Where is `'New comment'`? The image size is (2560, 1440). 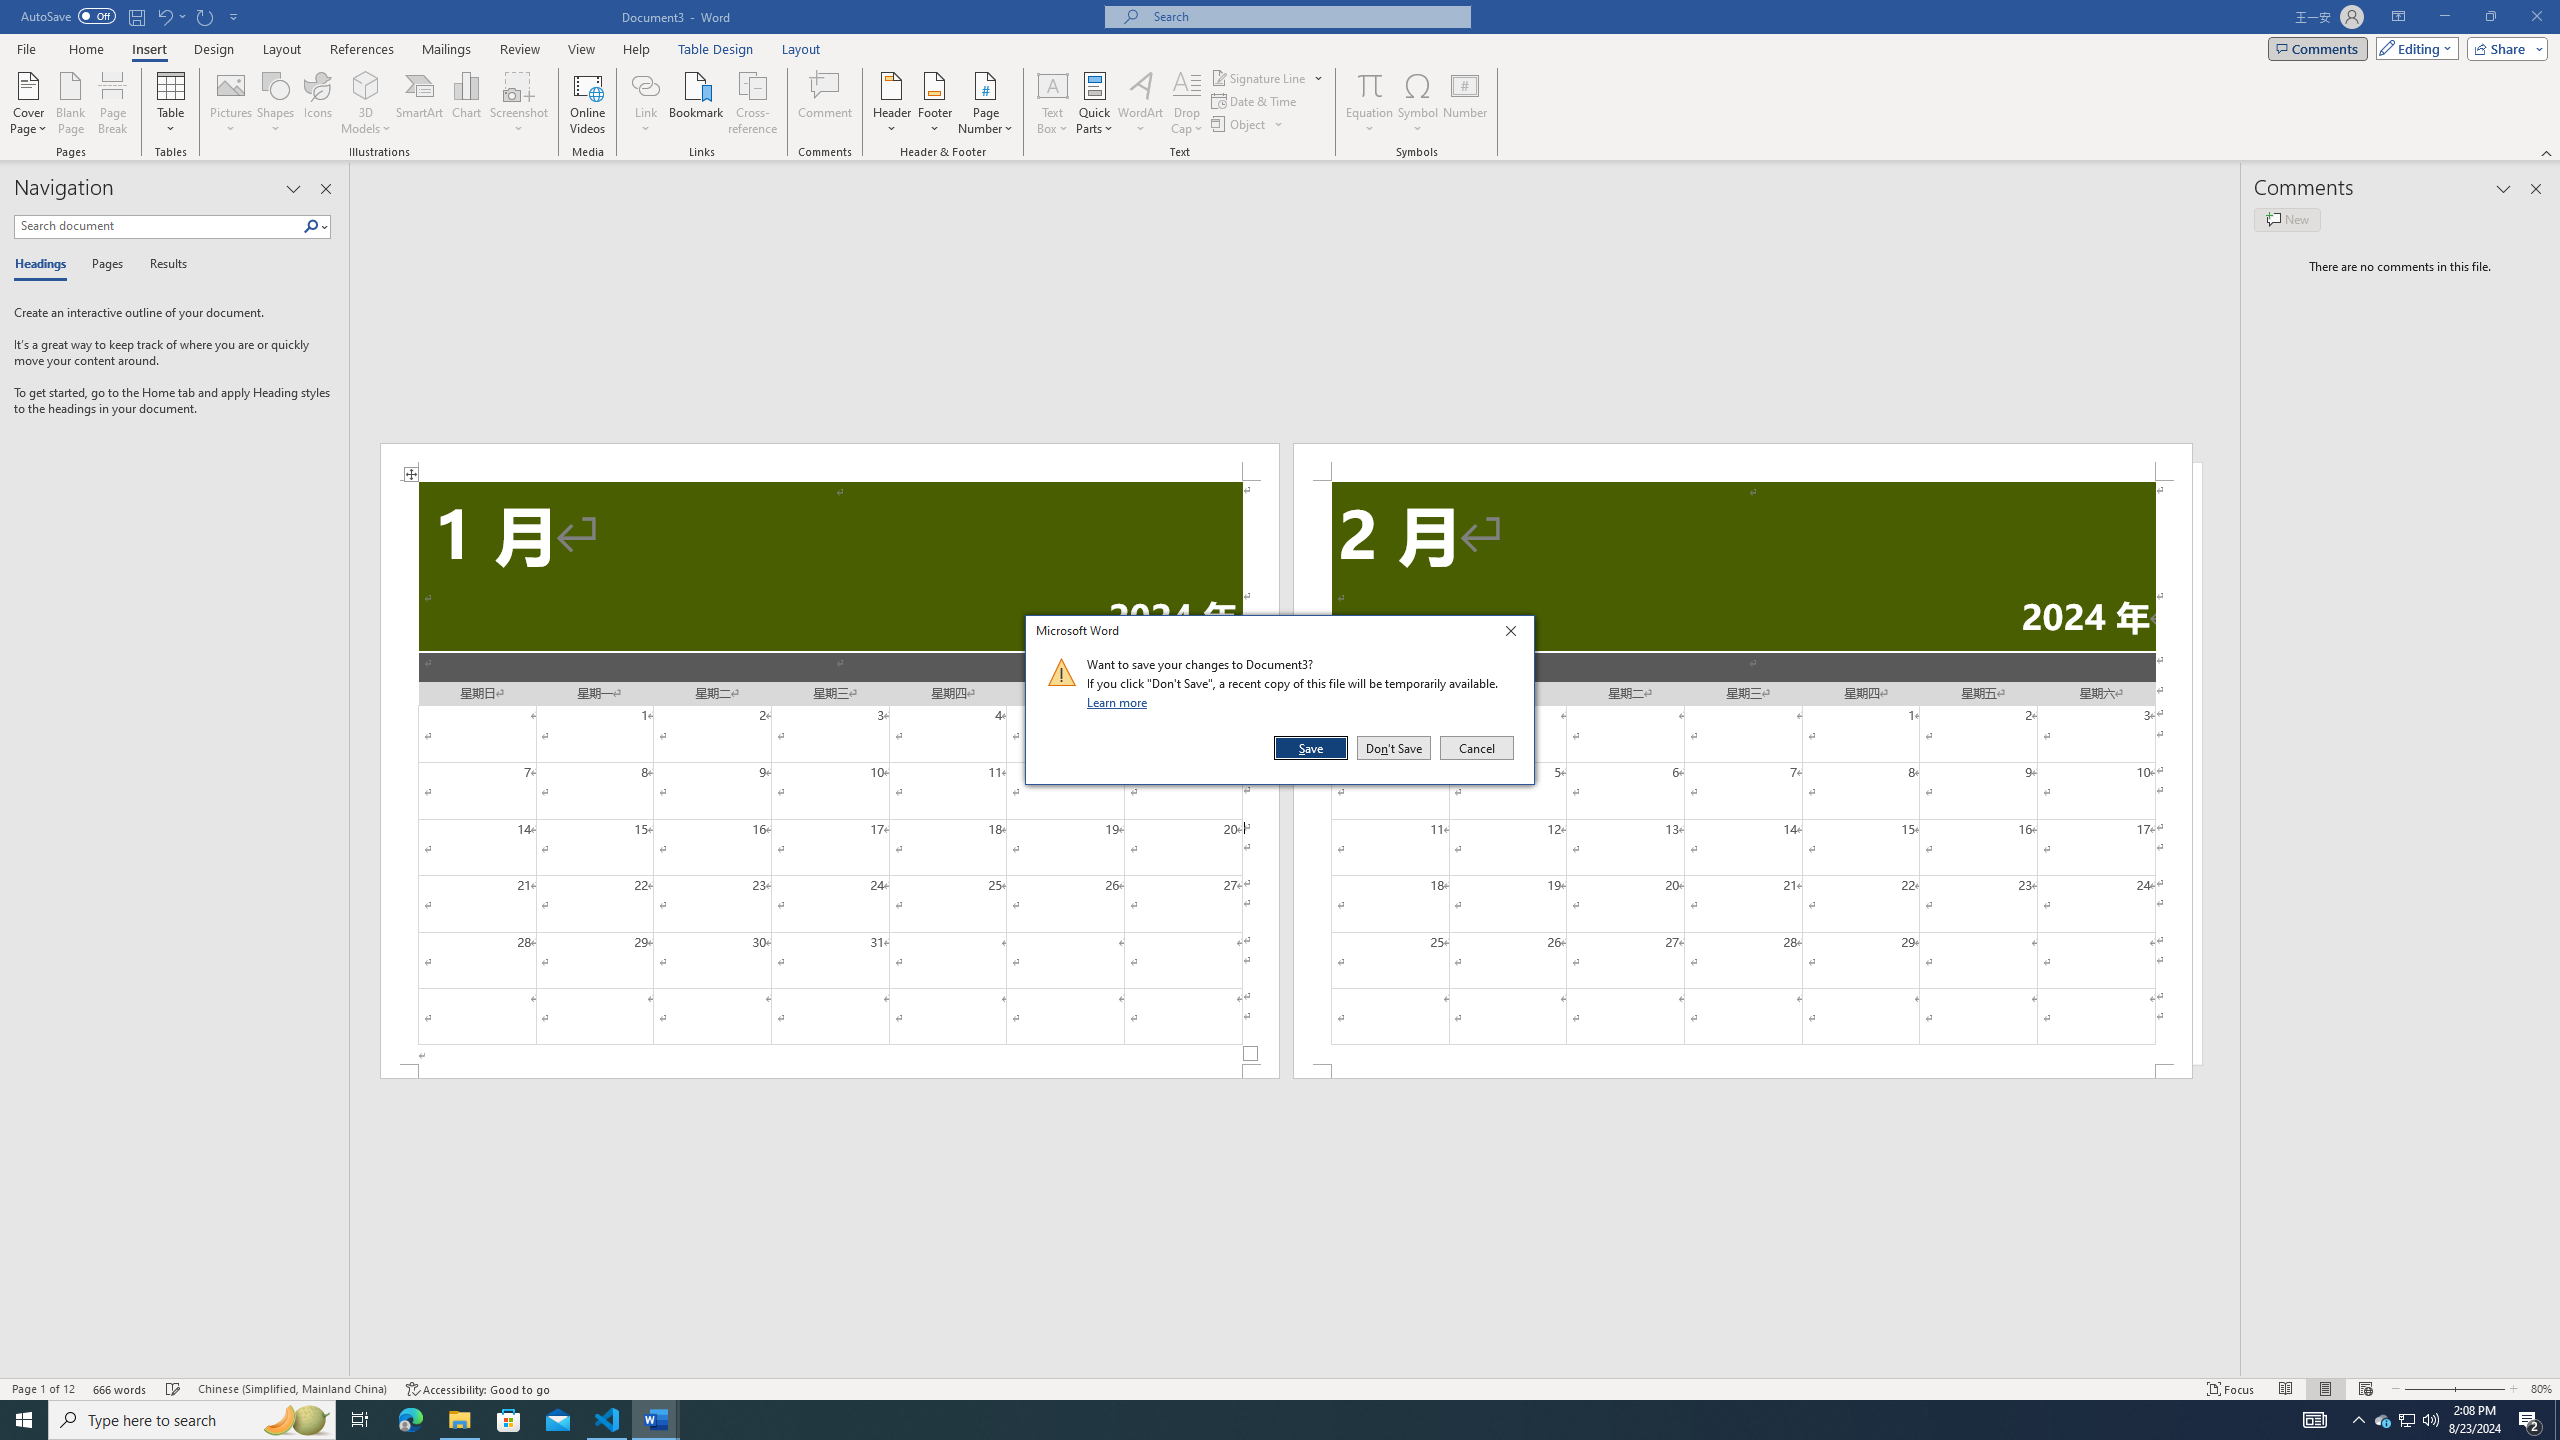 'New comment' is located at coordinates (2286, 218).